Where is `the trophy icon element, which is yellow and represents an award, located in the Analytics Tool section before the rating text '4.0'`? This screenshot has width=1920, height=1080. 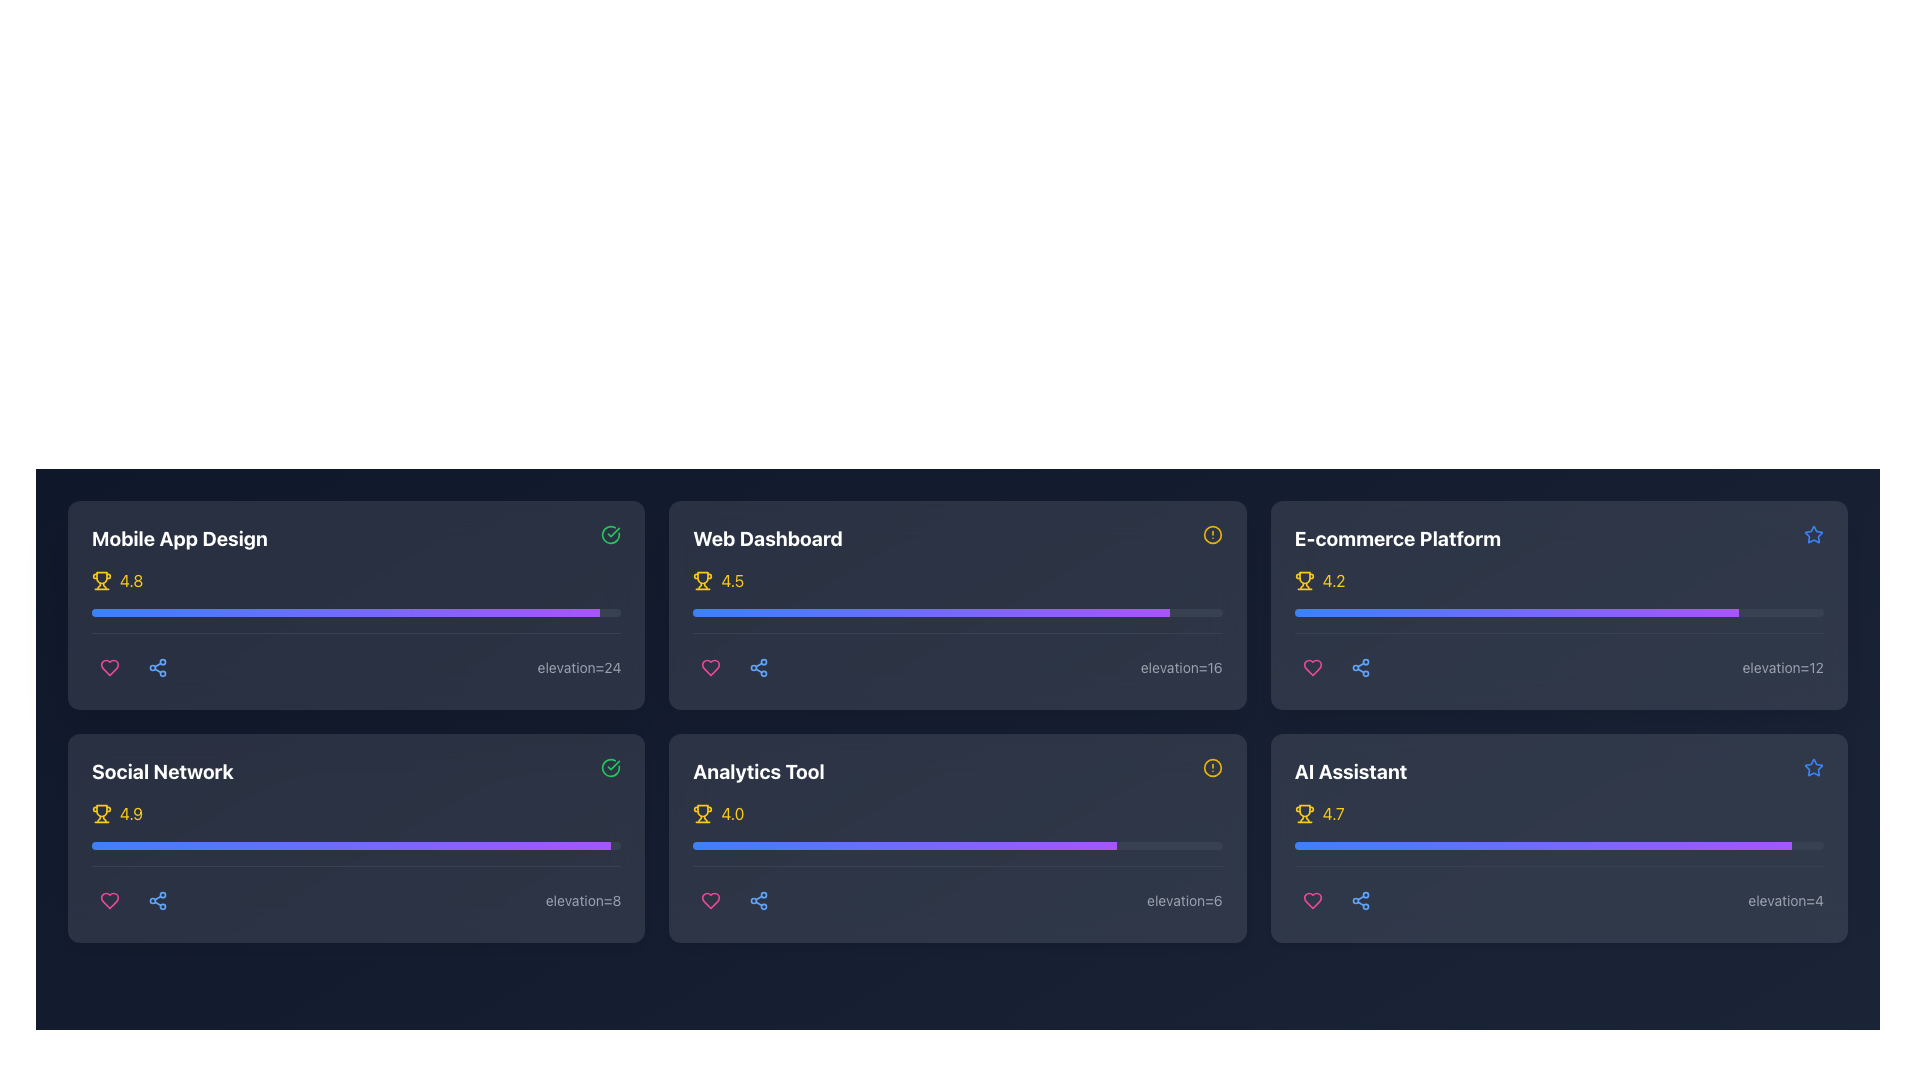 the trophy icon element, which is yellow and represents an award, located in the Analytics Tool section before the rating text '4.0' is located at coordinates (703, 813).